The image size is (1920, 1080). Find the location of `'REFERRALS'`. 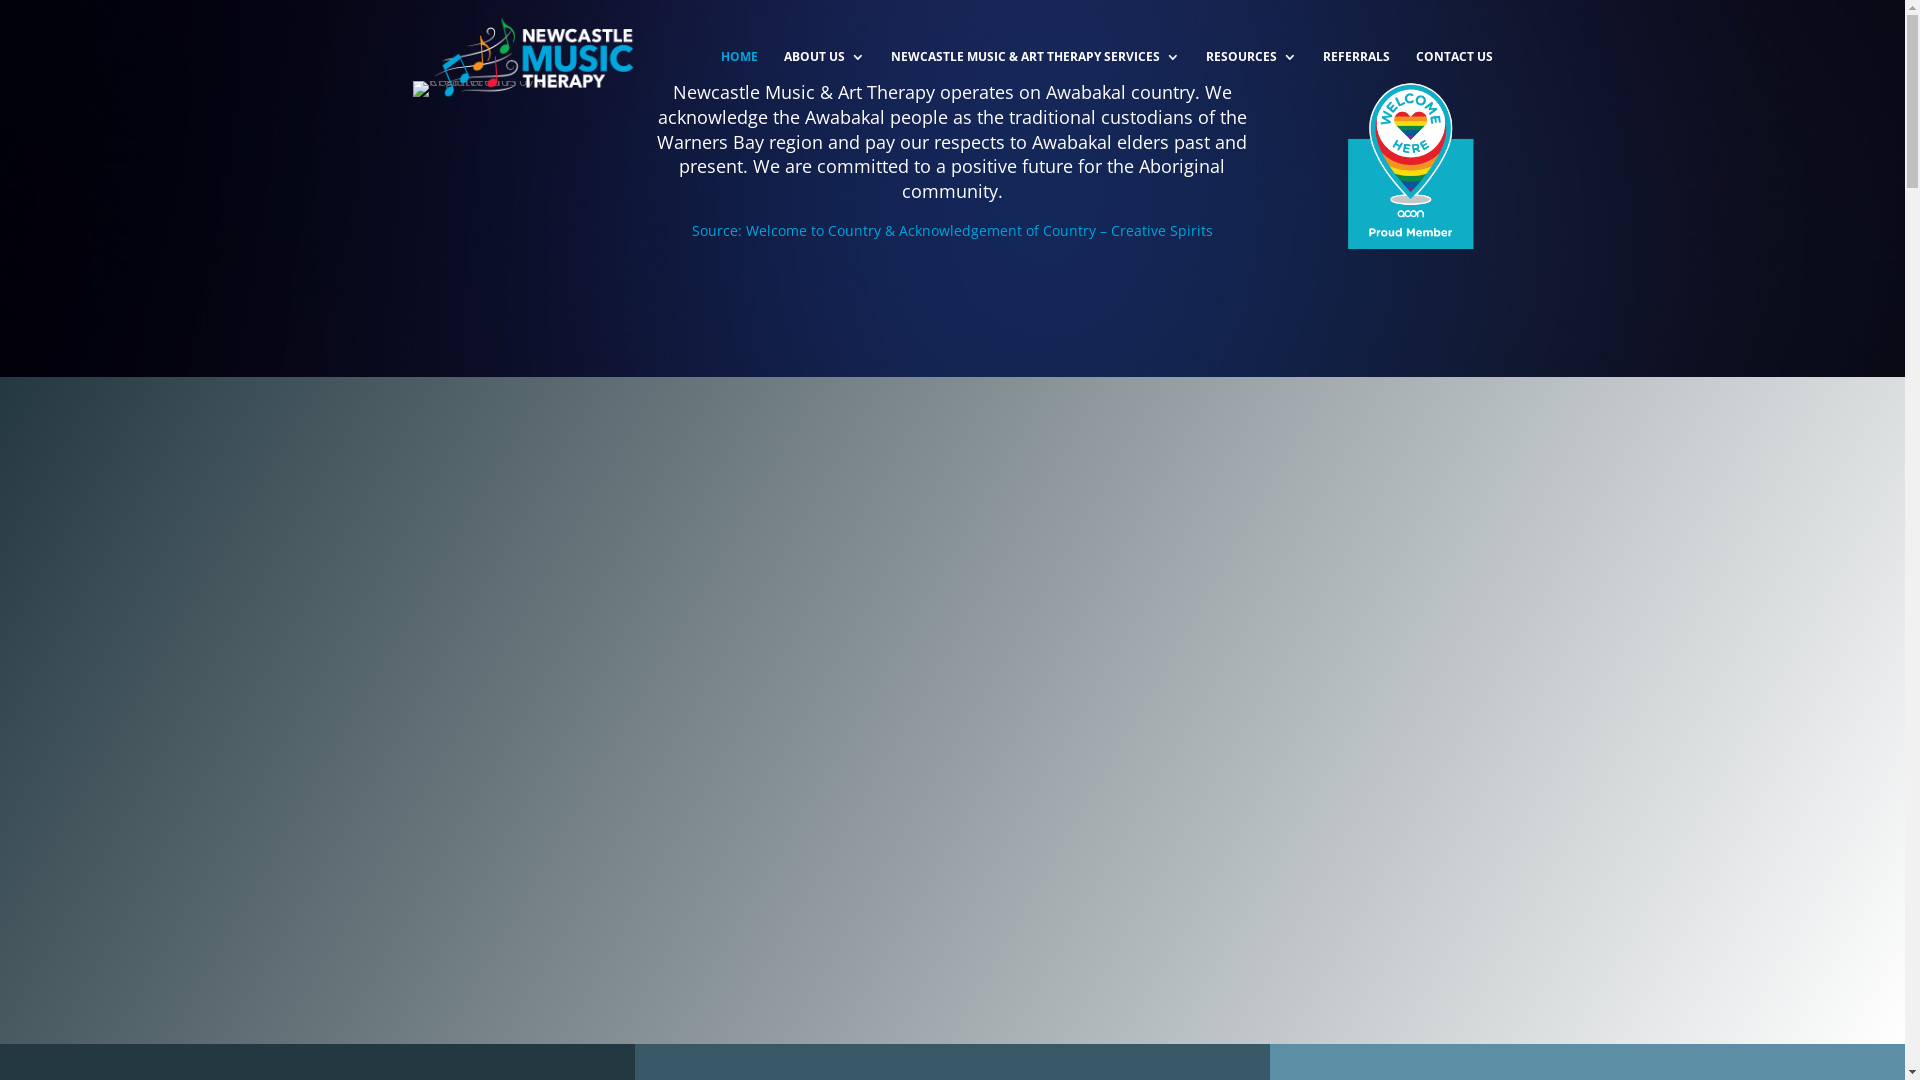

'REFERRALS' is located at coordinates (1321, 80).